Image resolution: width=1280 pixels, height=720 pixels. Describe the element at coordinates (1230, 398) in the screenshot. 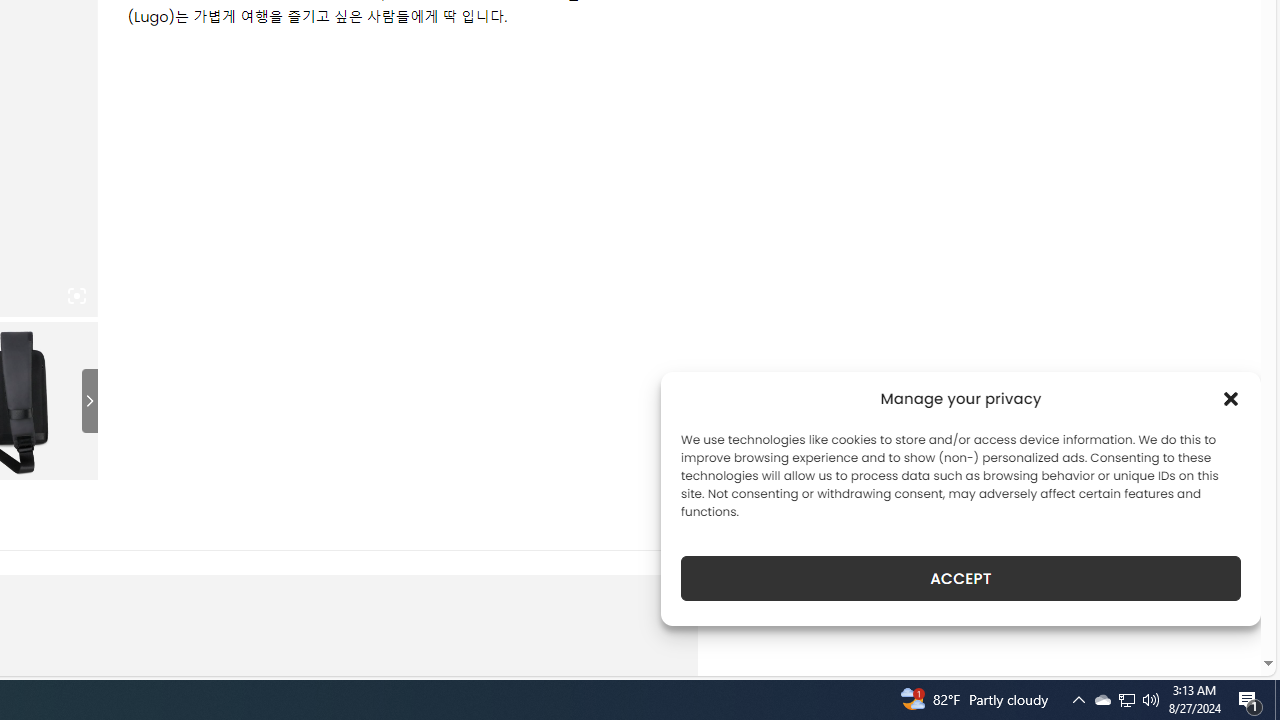

I see `'Class: cmplz-close'` at that location.